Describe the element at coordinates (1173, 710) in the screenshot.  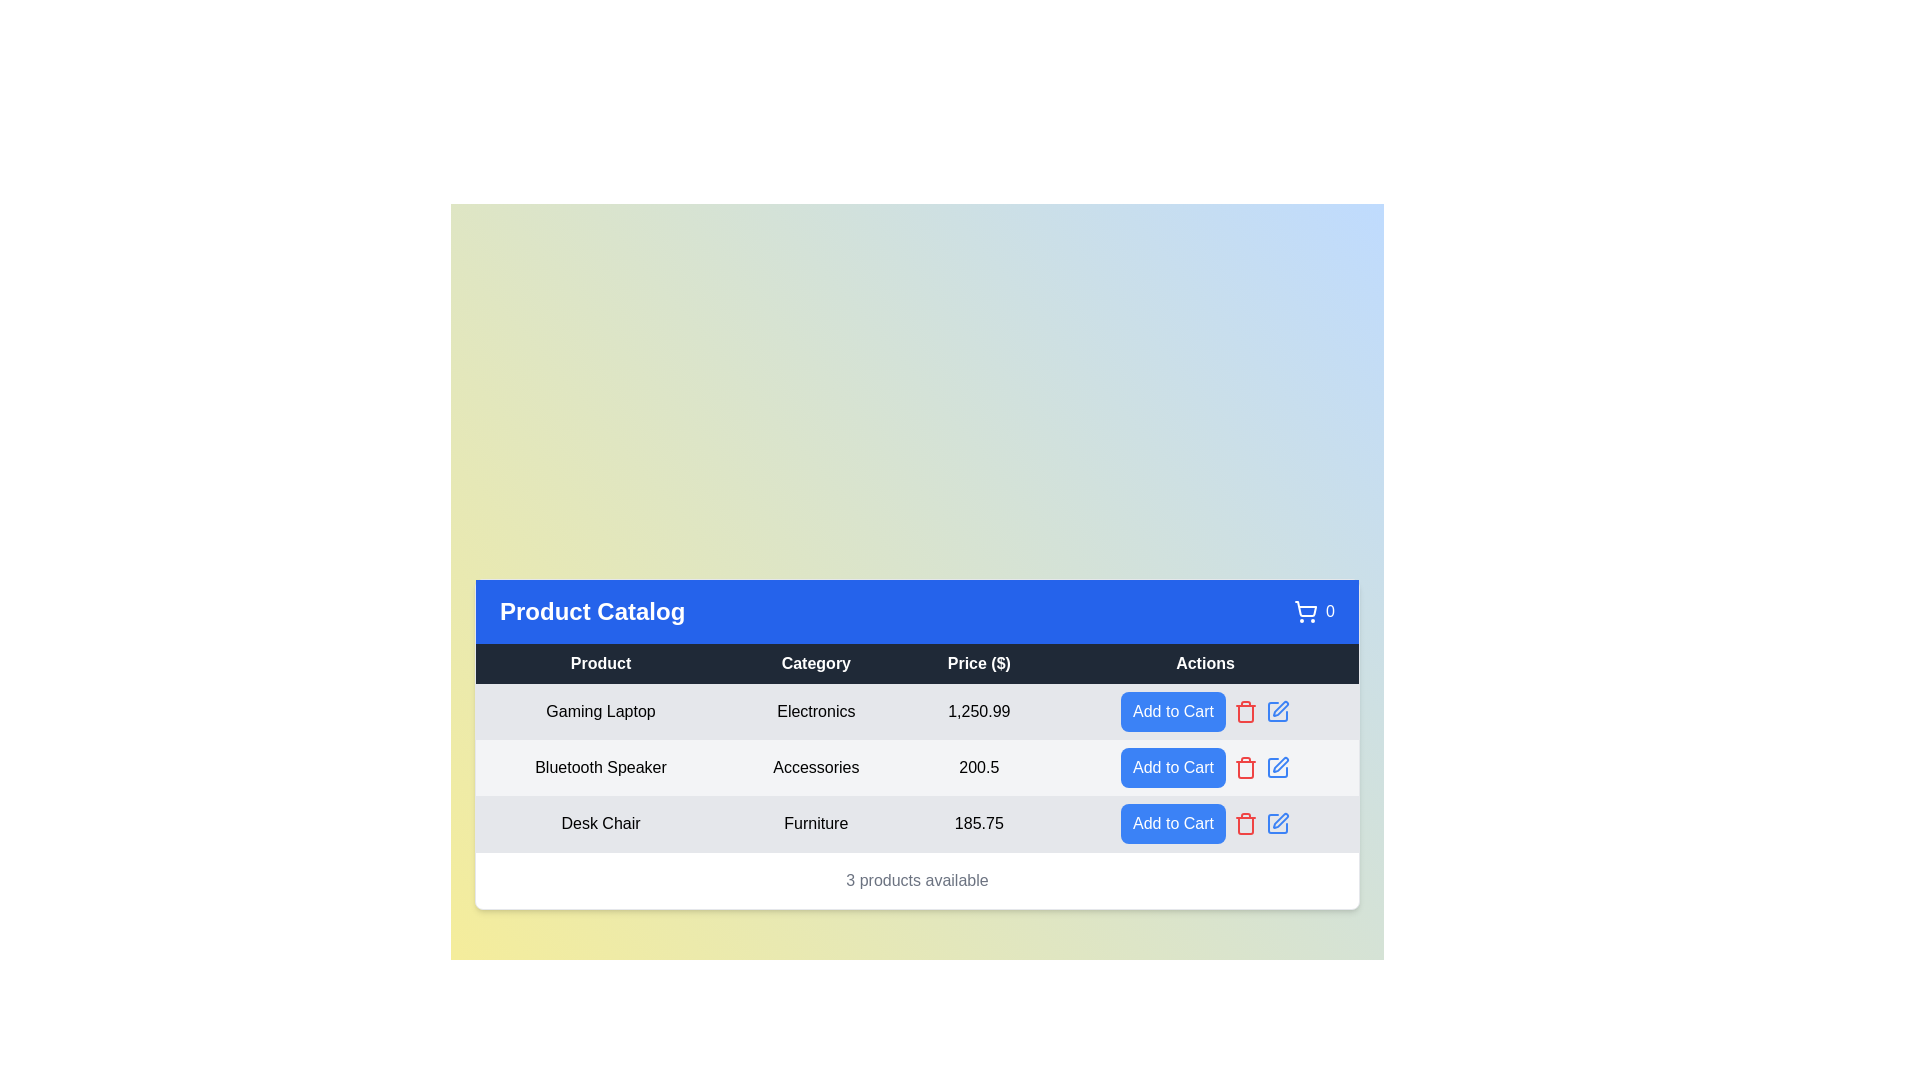
I see `the 'Add to Cart' button for the 'Gaming Laptop'` at that location.